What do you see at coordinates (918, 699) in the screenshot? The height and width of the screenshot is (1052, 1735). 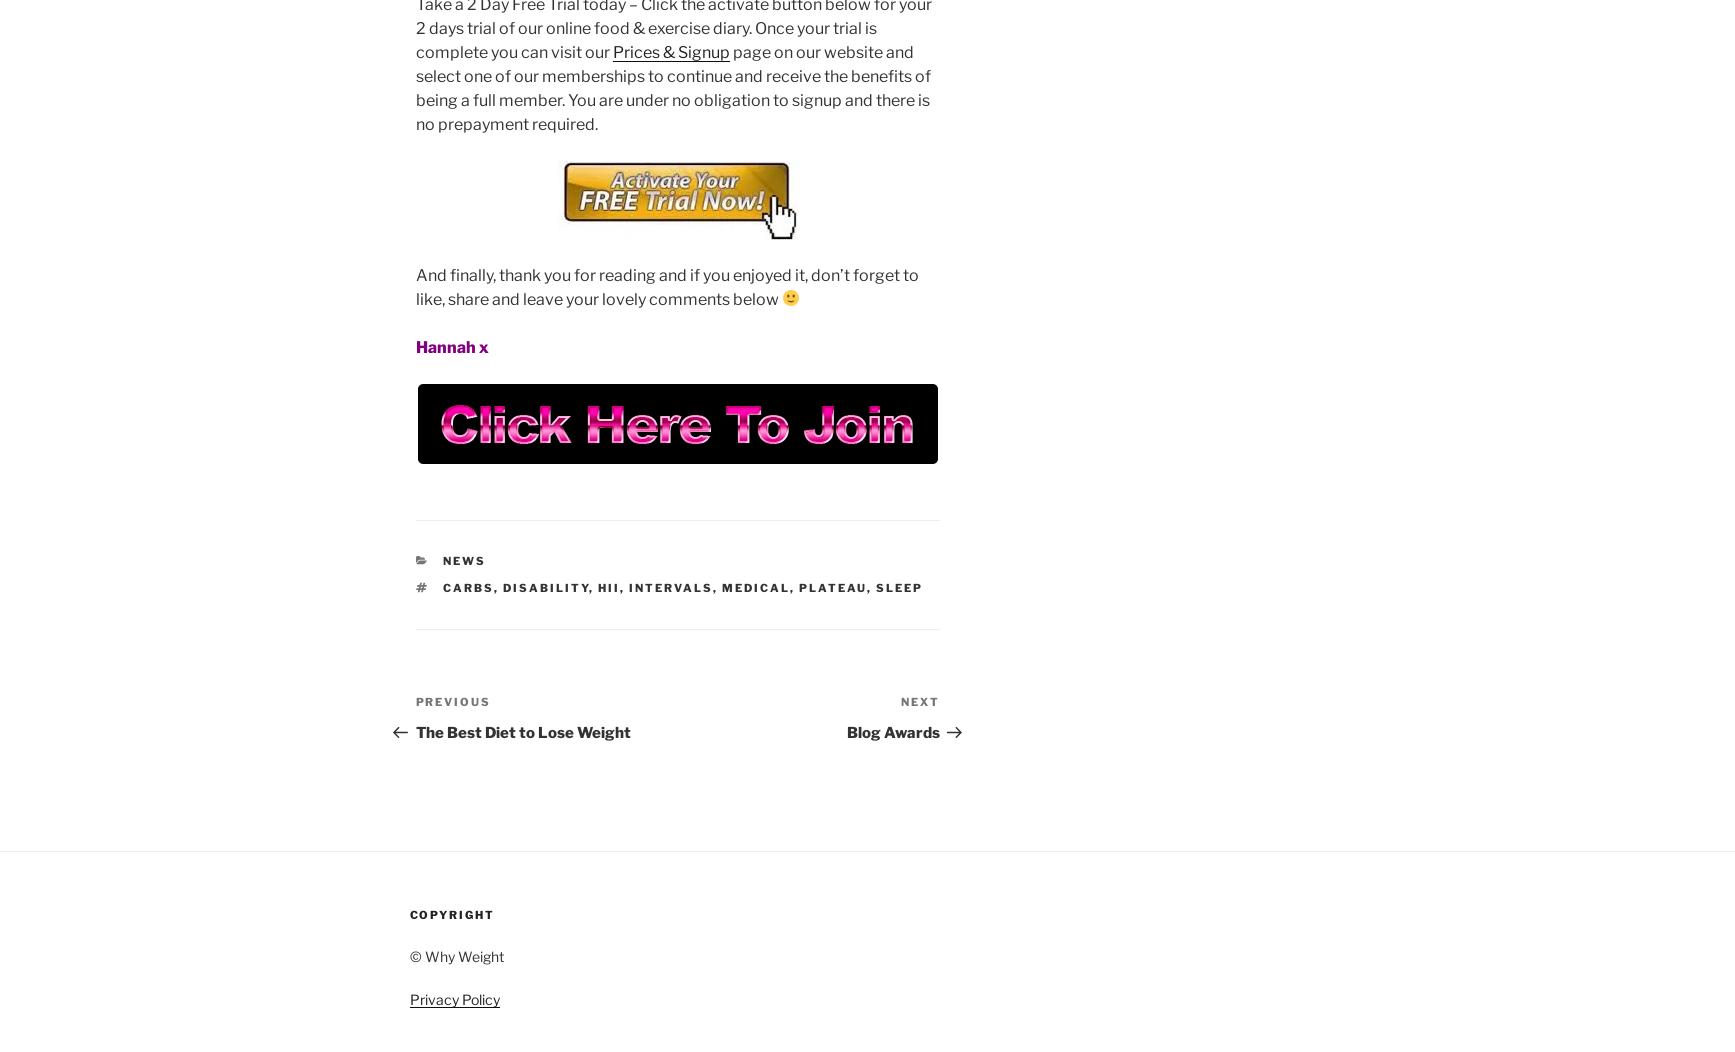 I see `'Next'` at bounding box center [918, 699].